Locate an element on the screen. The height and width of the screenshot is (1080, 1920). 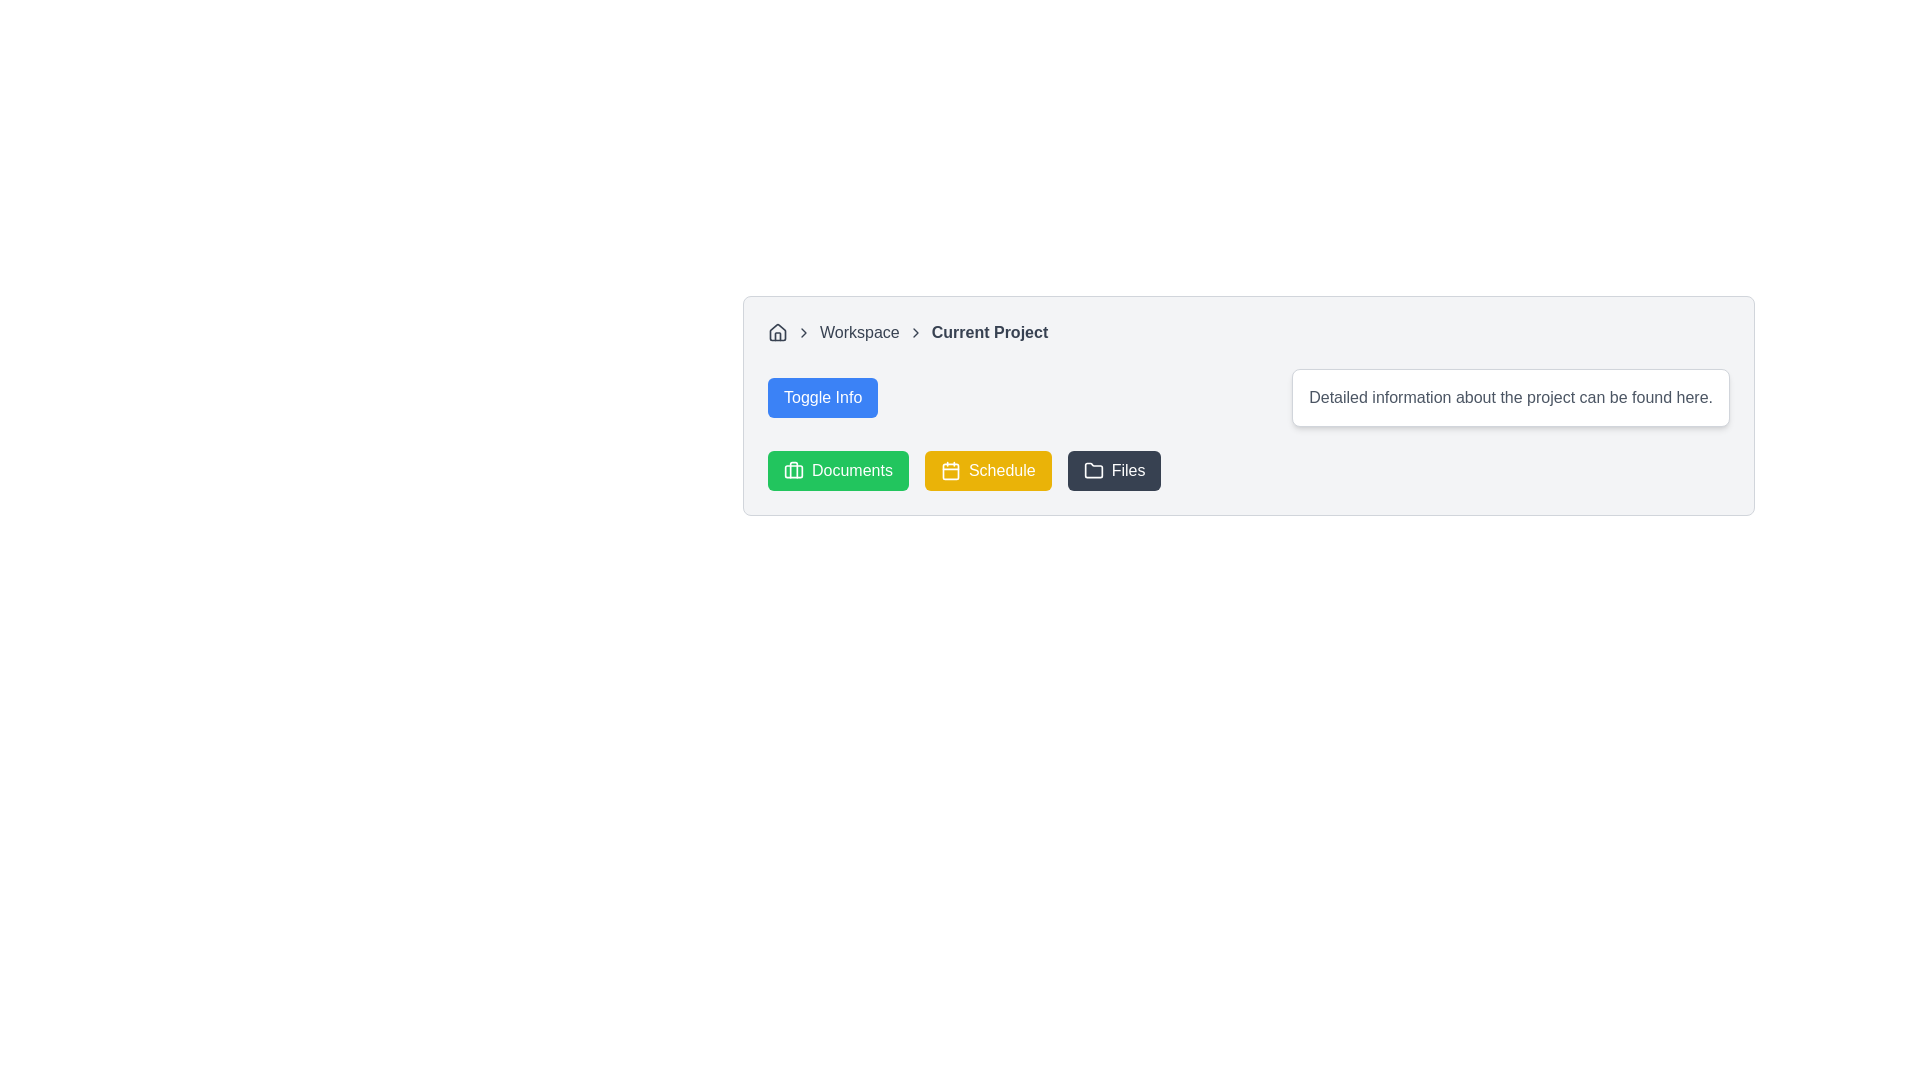
the 'Workspace' navigation label in the breadcrumb trail is located at coordinates (859, 331).